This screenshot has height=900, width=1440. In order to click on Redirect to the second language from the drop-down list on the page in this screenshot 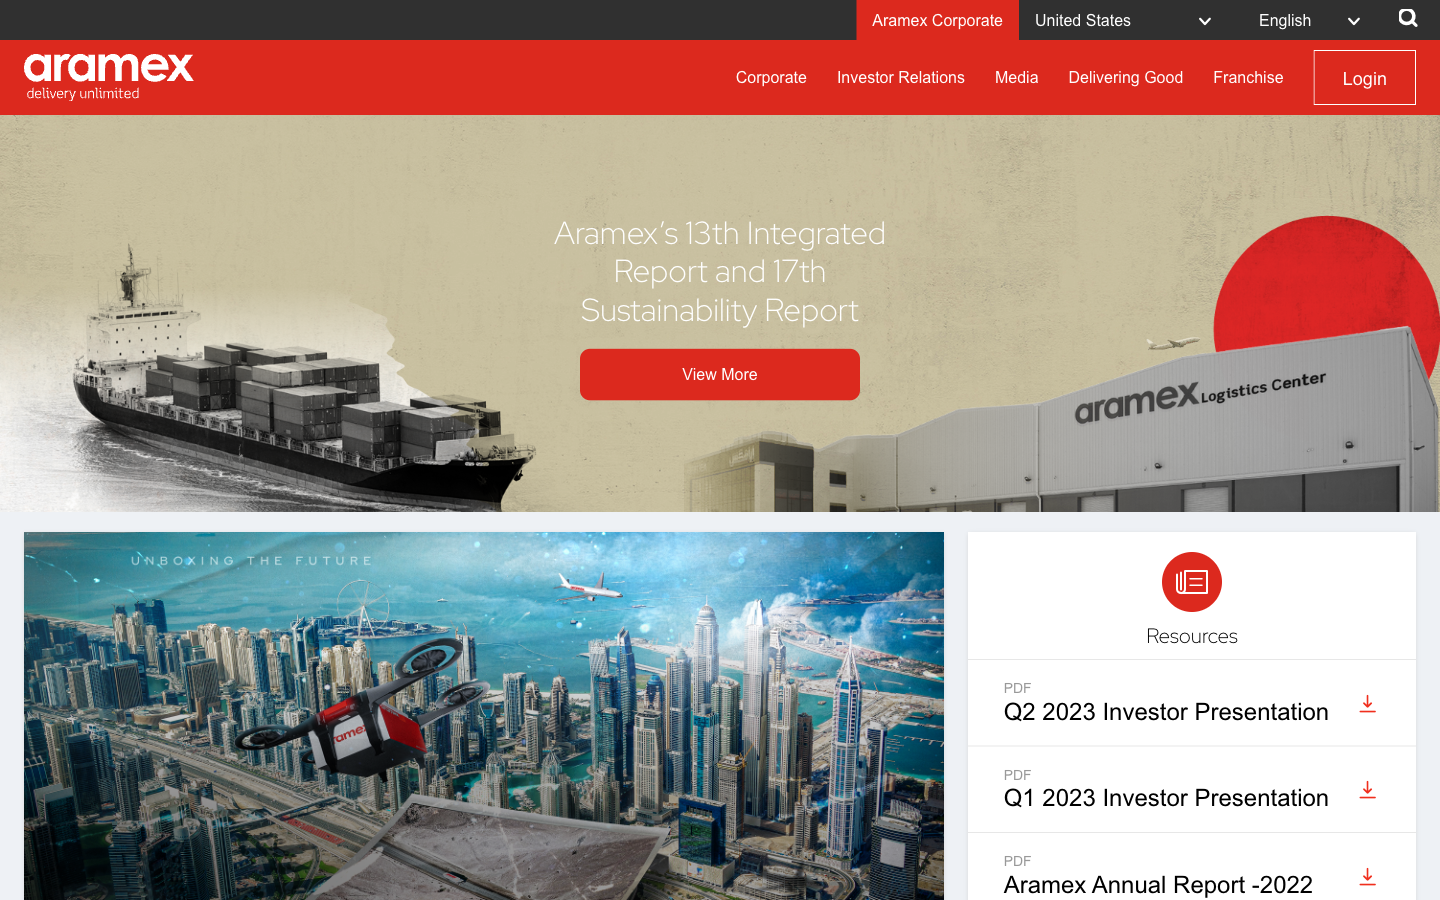, I will do `click(1315, 18)`.